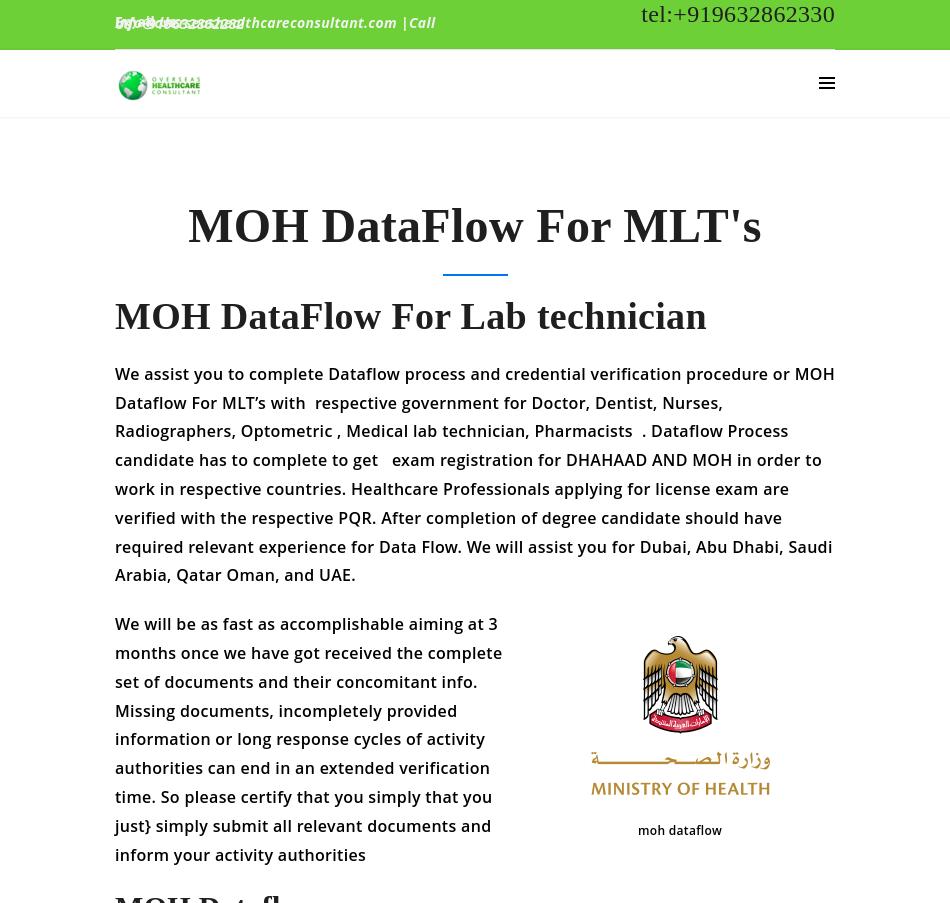 The width and height of the screenshot is (950, 903). I want to click on 'MOH DataFlow For Lab technician', so click(115, 328).